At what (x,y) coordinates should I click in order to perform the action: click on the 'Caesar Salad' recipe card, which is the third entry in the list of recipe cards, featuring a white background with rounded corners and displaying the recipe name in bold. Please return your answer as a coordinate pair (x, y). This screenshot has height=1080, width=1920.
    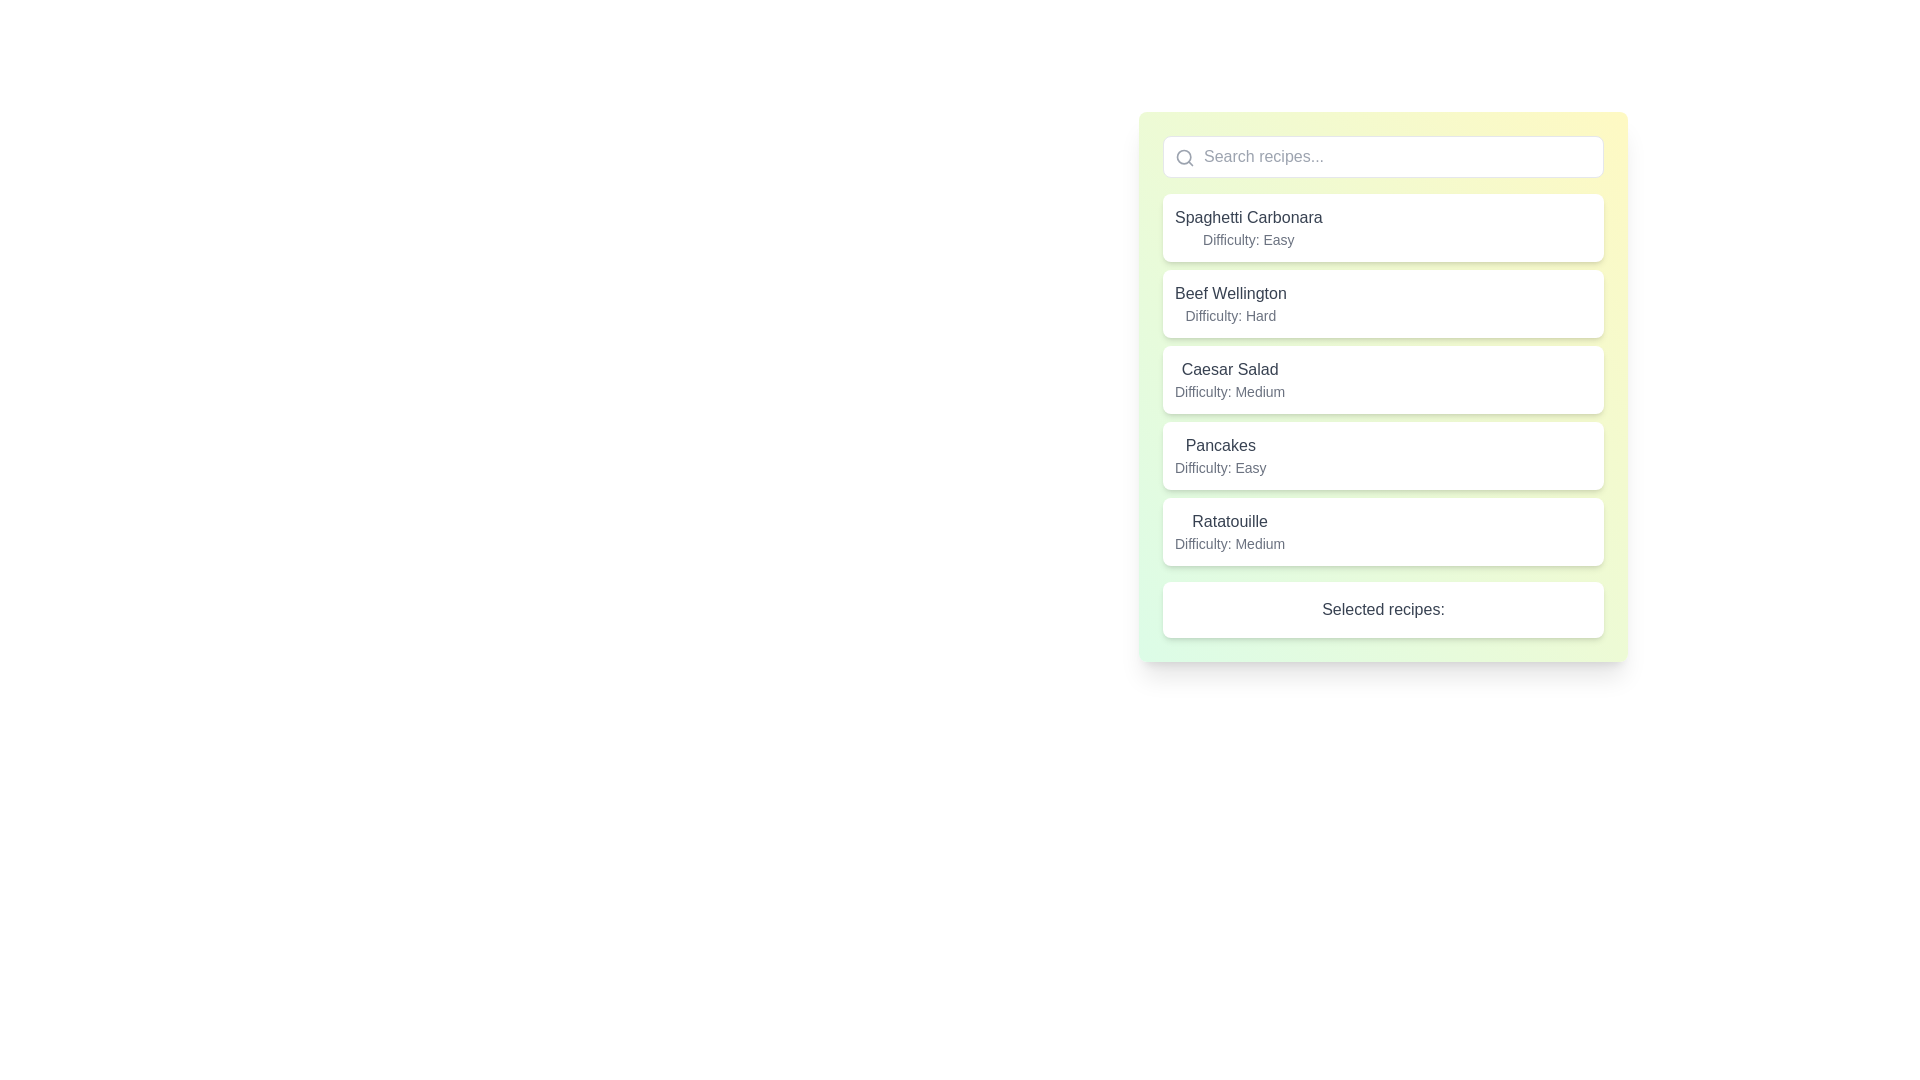
    Looking at the image, I should click on (1382, 380).